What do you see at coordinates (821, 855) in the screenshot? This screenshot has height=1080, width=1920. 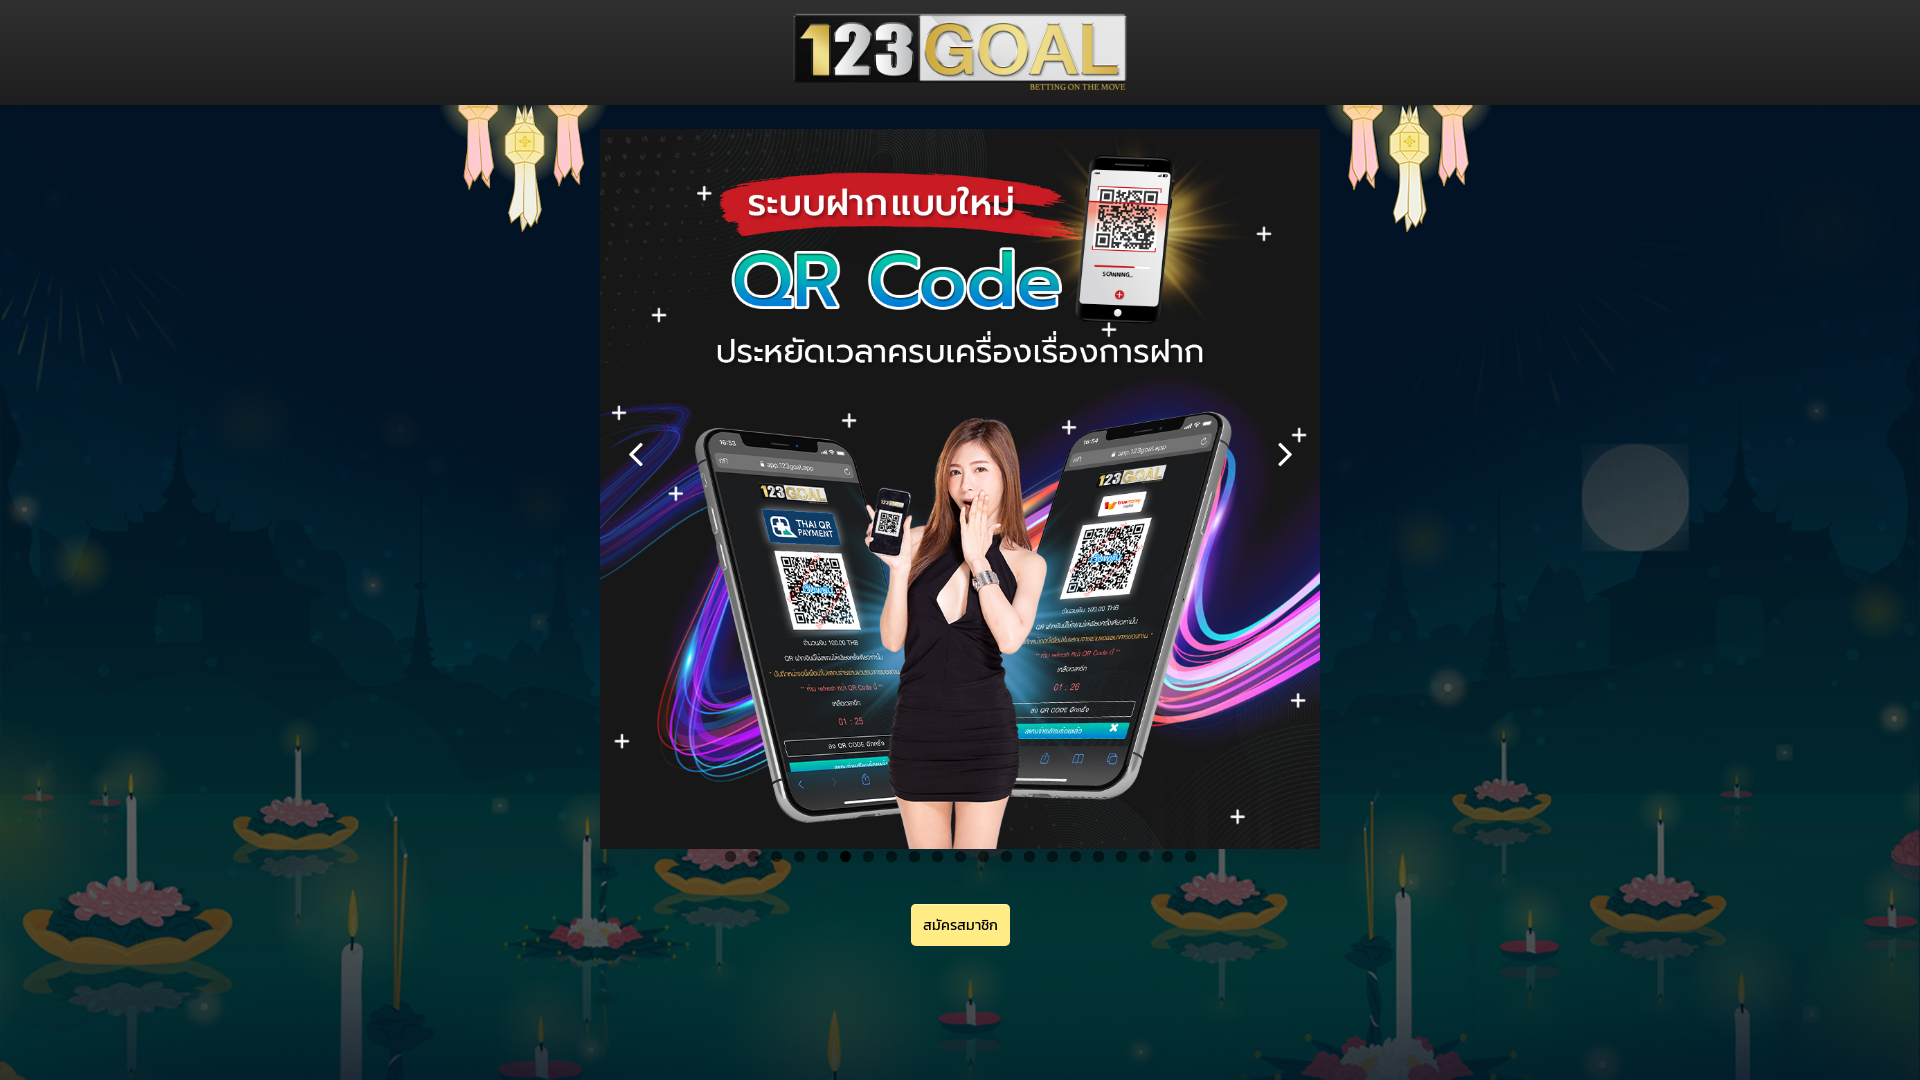 I see `'5'` at bounding box center [821, 855].